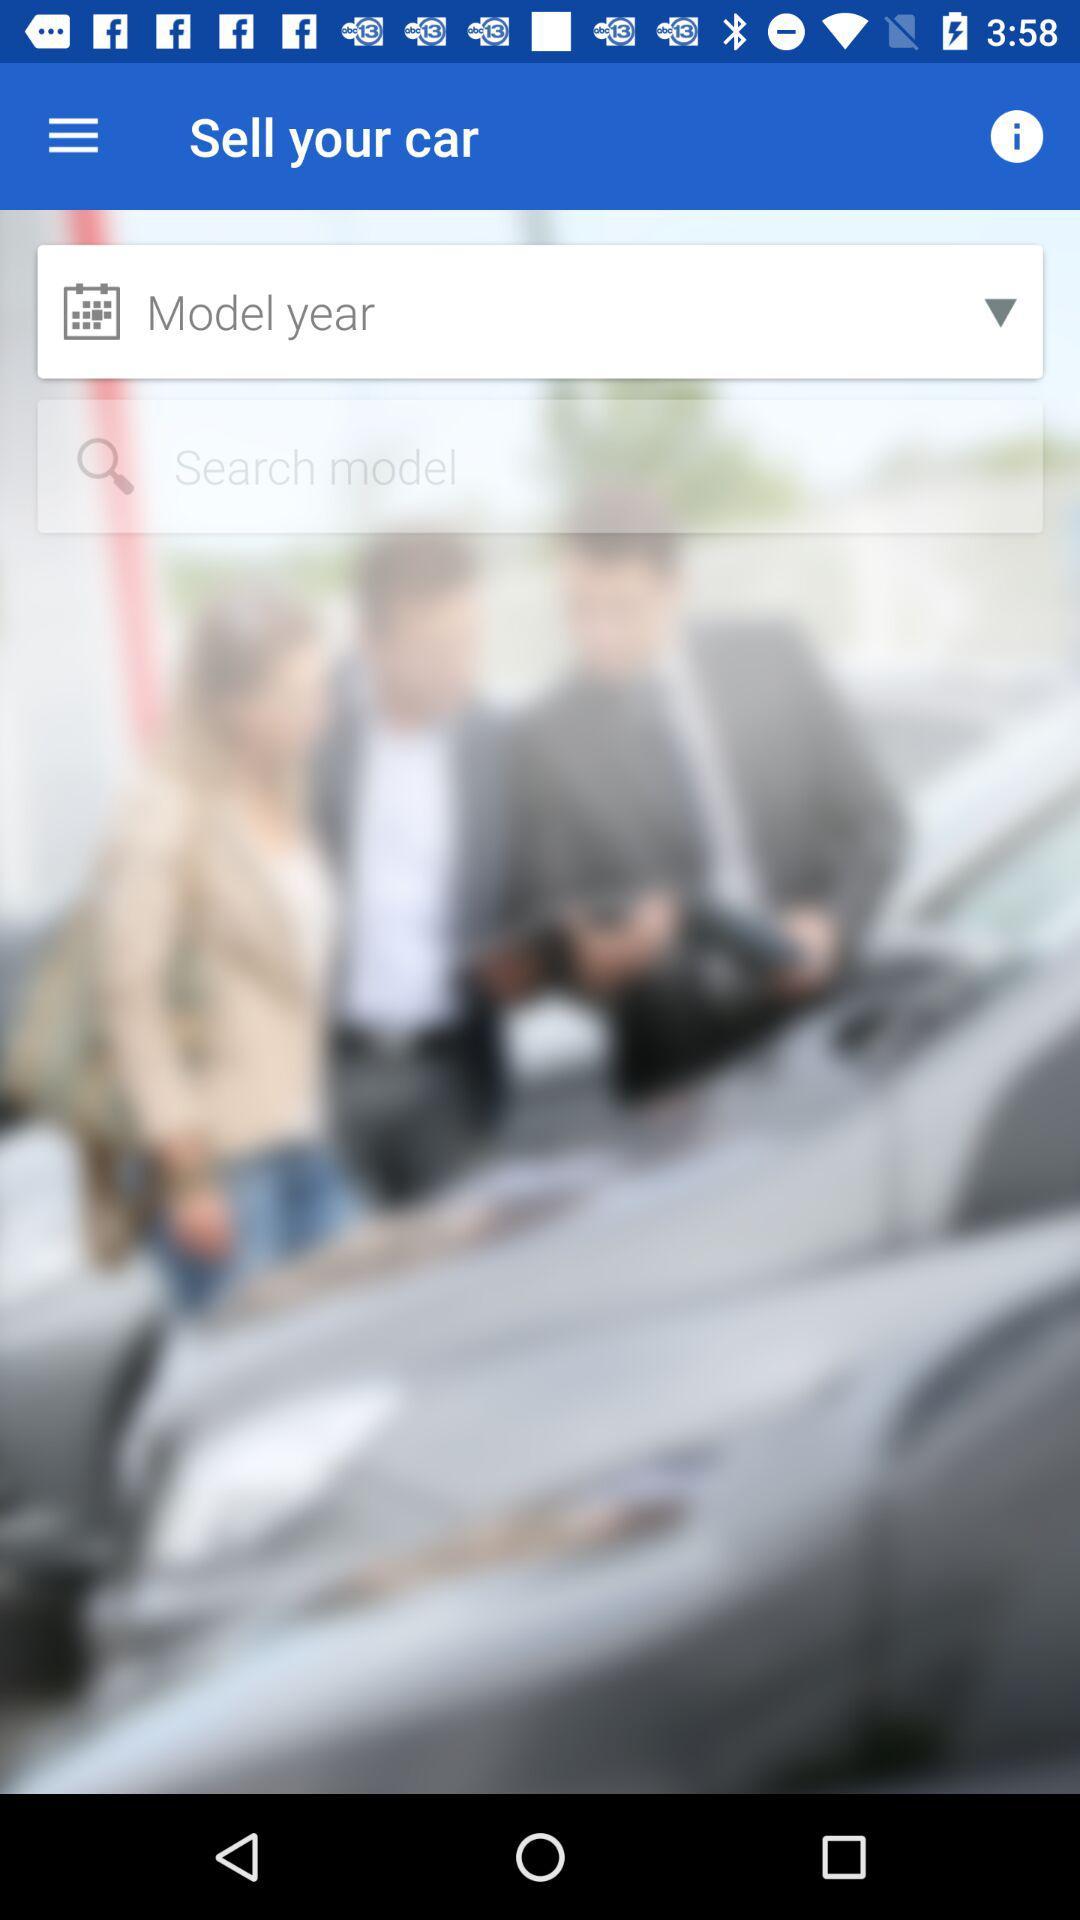 Image resolution: width=1080 pixels, height=1920 pixels. Describe the element at coordinates (540, 465) in the screenshot. I see `etc` at that location.